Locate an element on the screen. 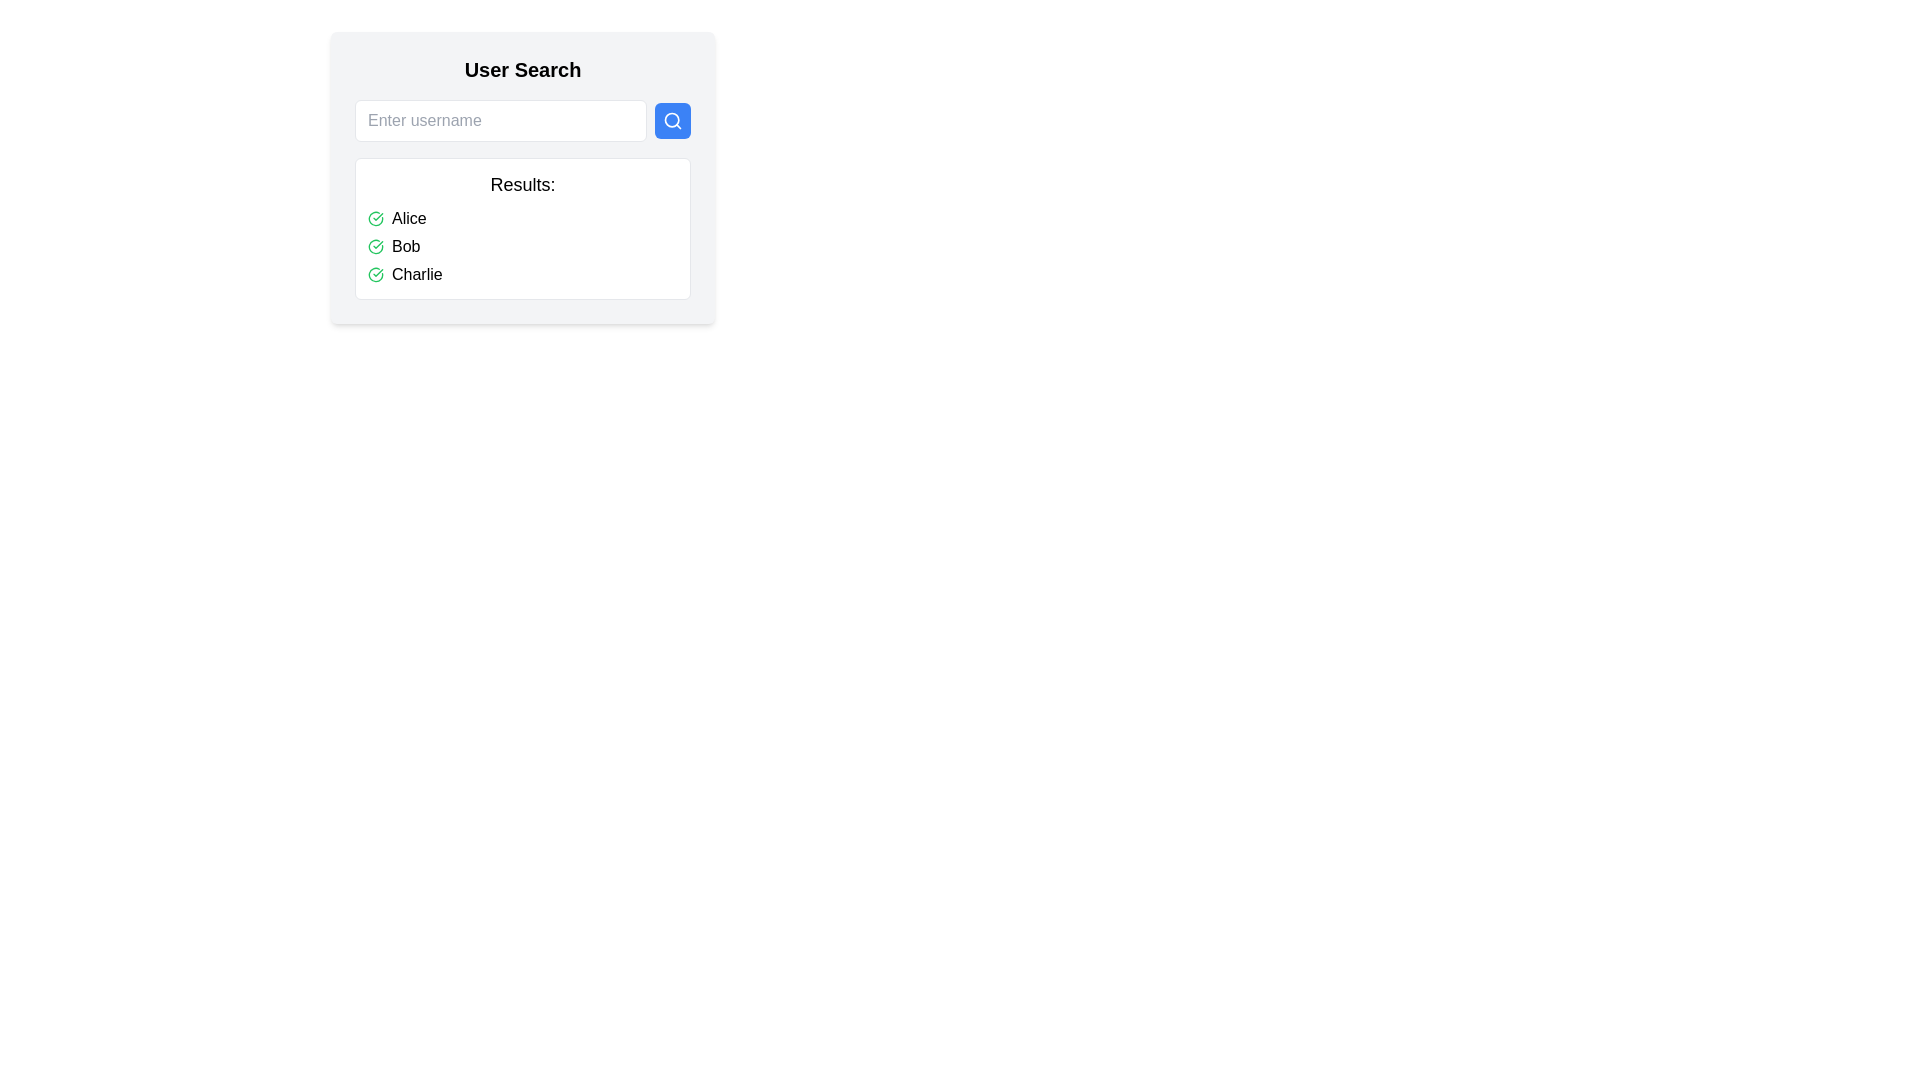  the second item in the results list under the 'User Search' section, which displays options with accompanying icons is located at coordinates (523, 245).